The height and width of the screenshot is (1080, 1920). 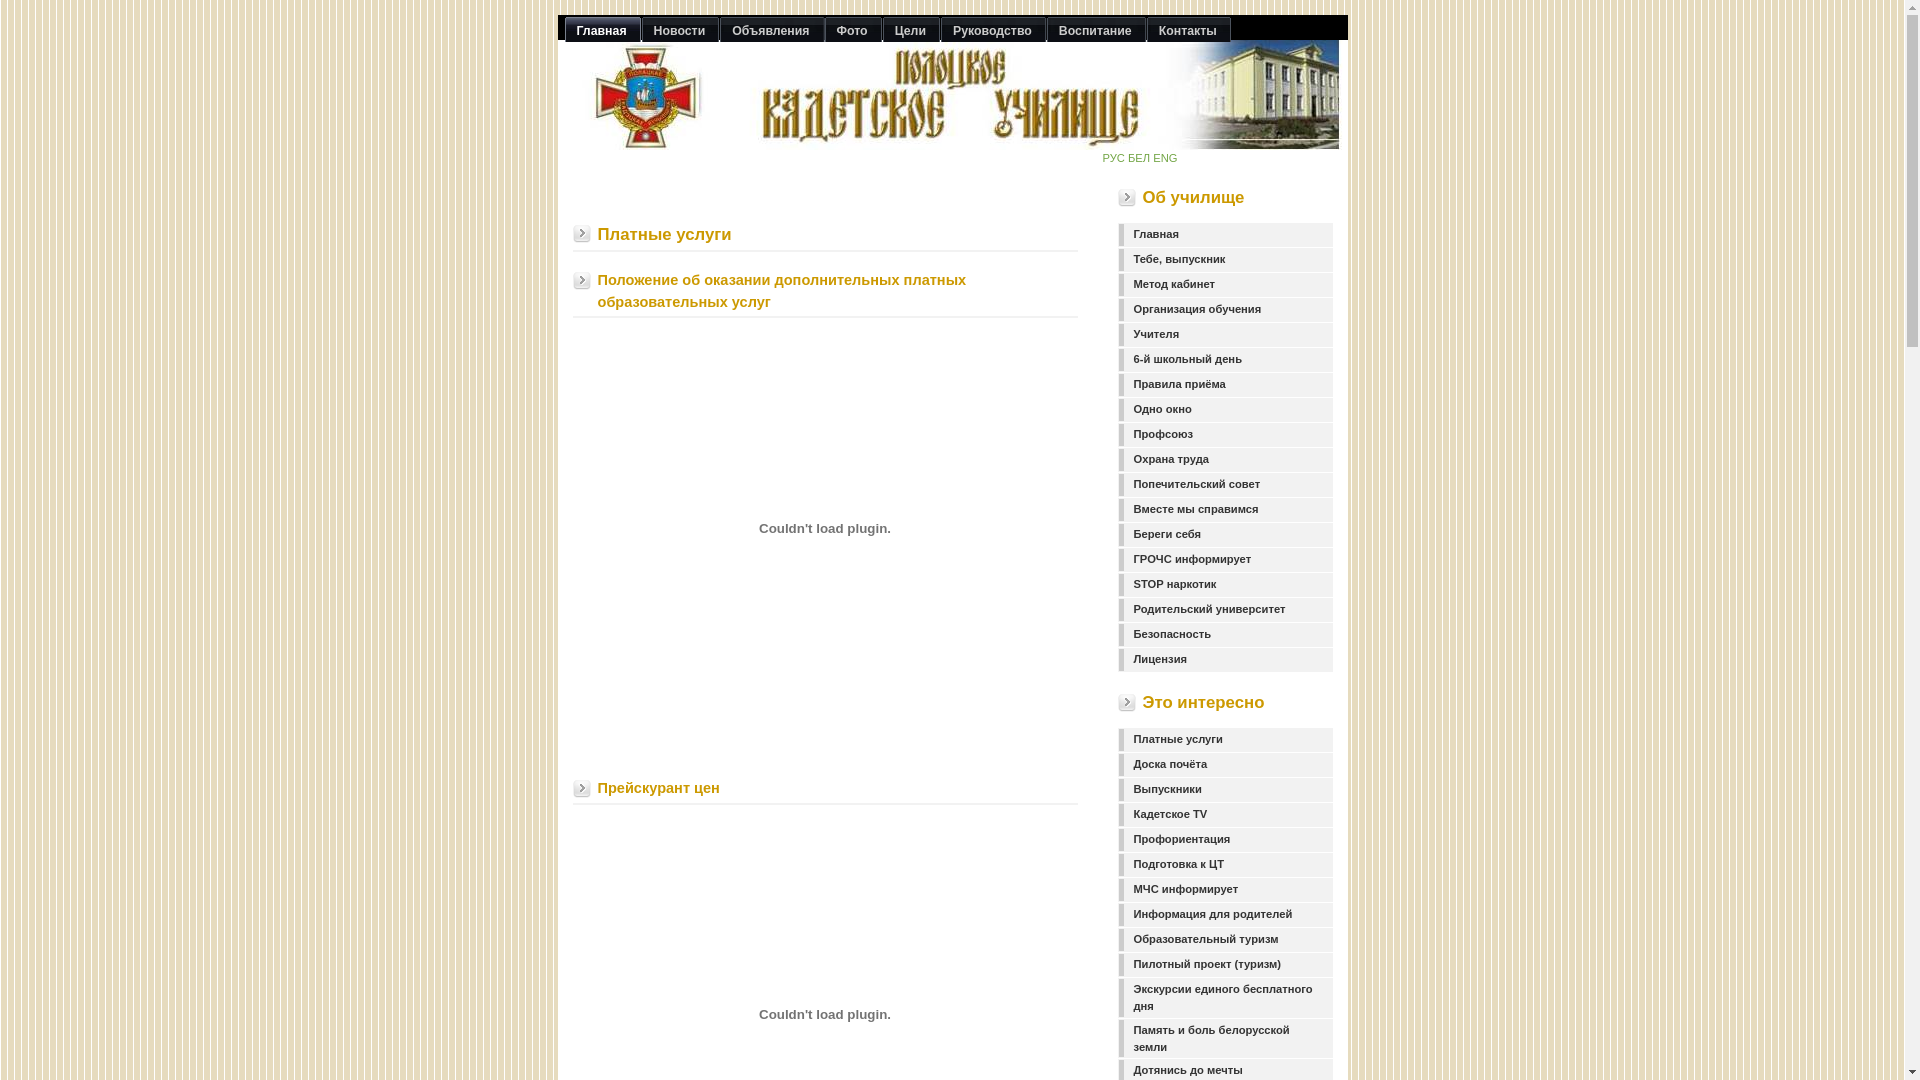 I want to click on 'ENG', so click(x=1152, y=157).